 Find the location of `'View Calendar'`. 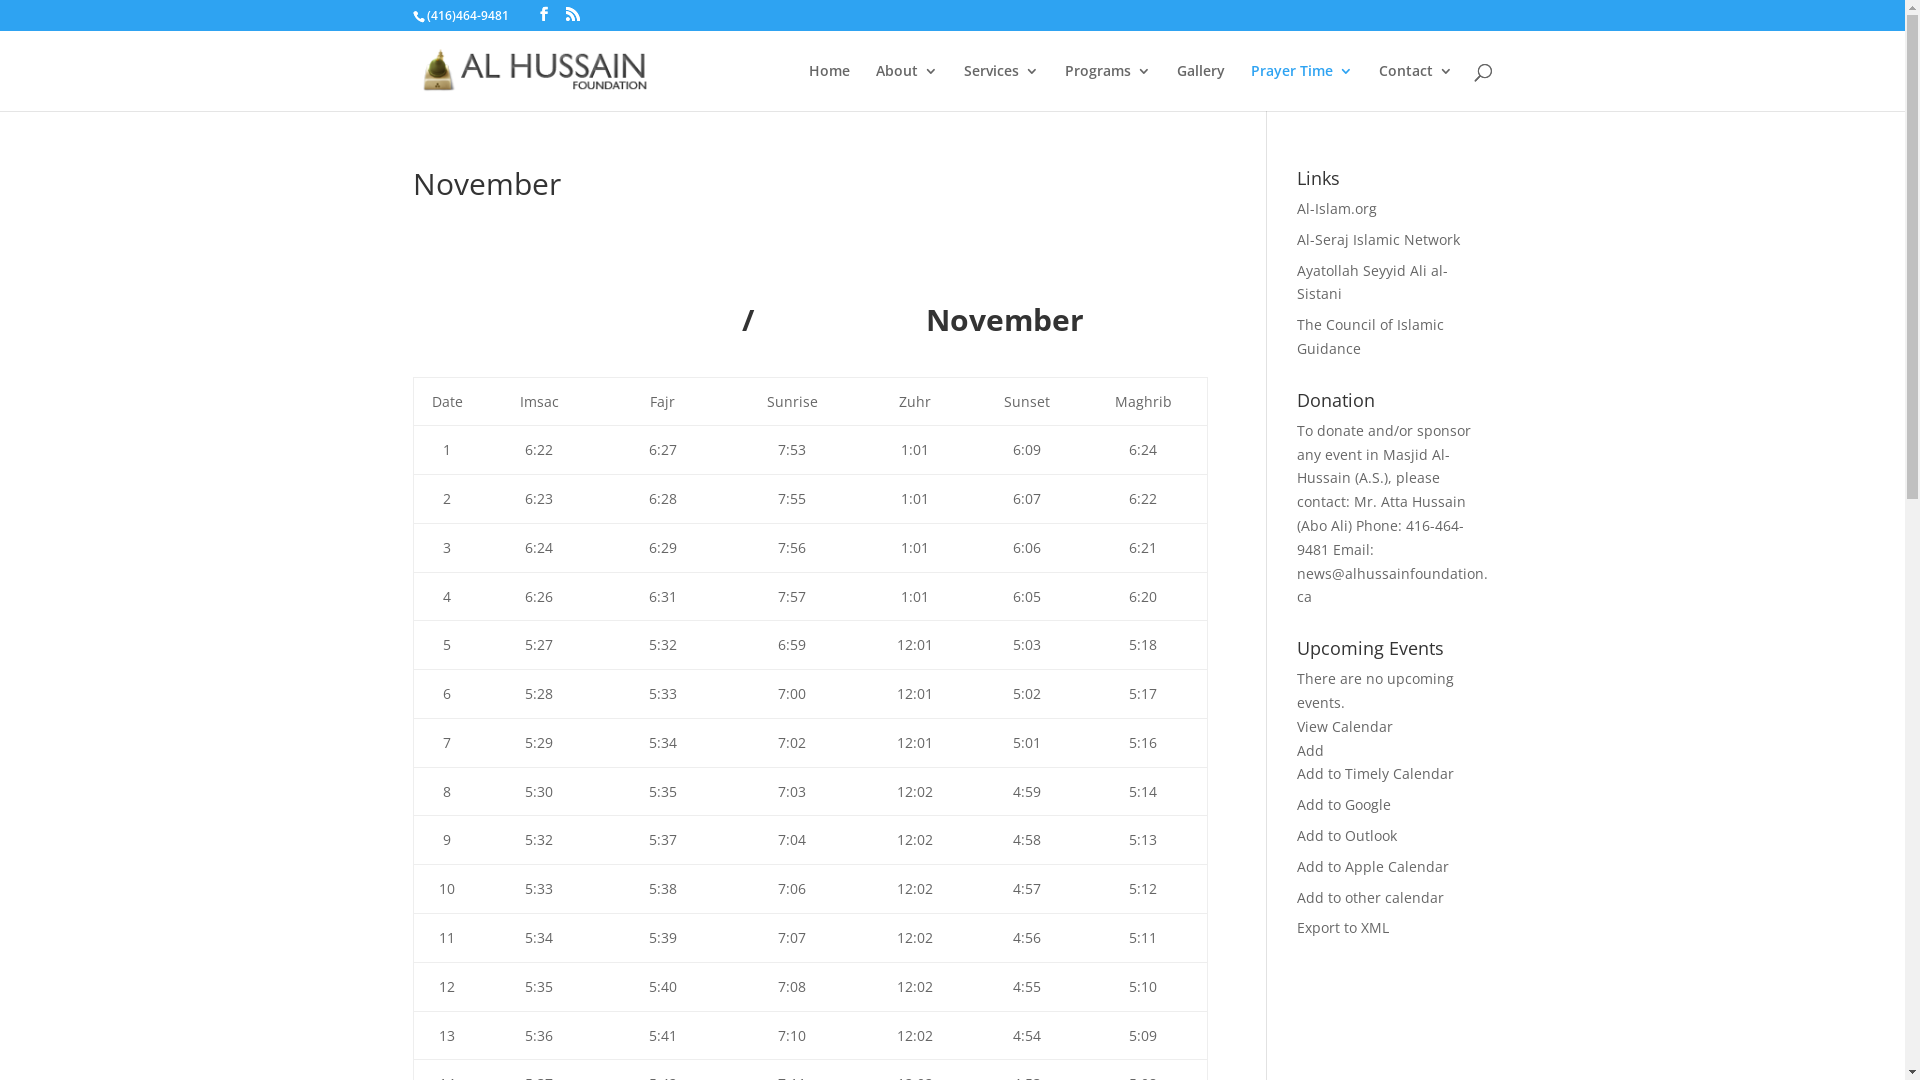

'View Calendar' is located at coordinates (1344, 726).